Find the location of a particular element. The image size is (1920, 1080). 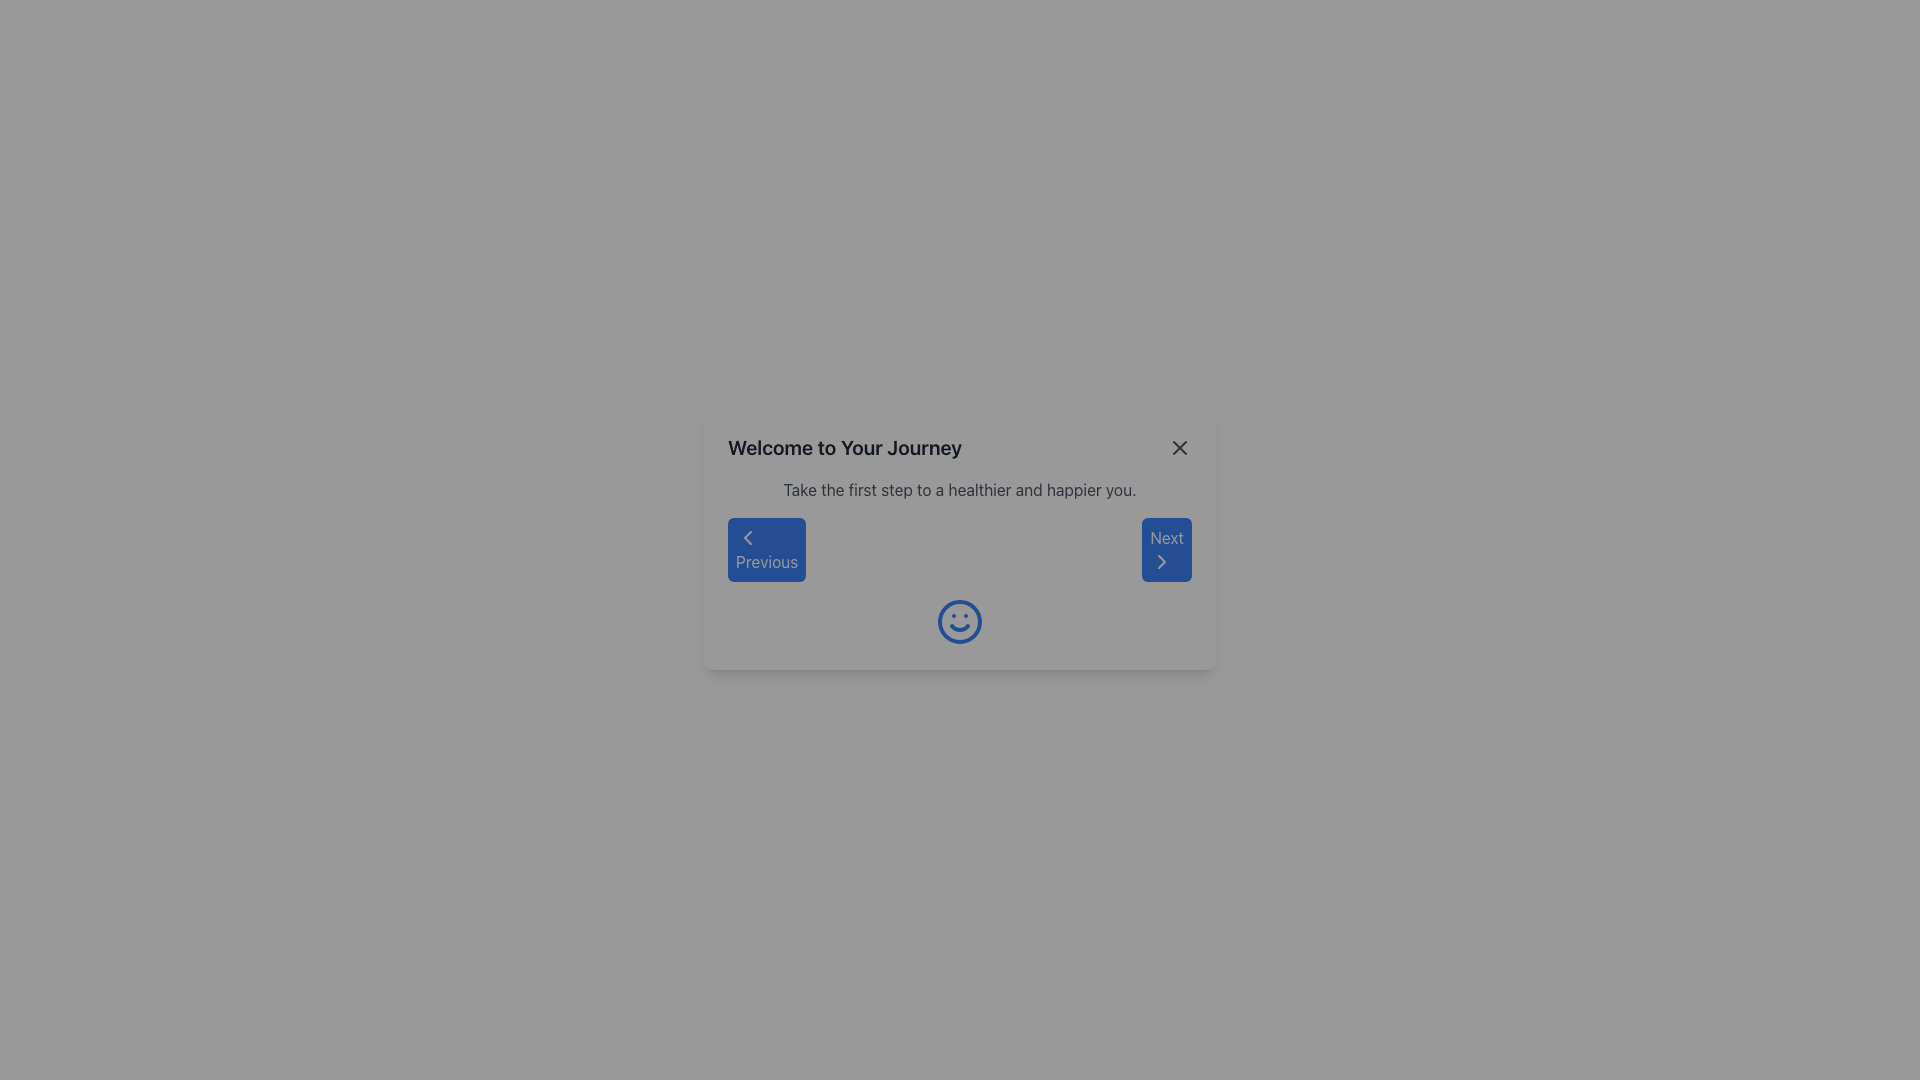

the rectangular blue 'Next' button with rounded corners to observe its hover effect is located at coordinates (1167, 550).